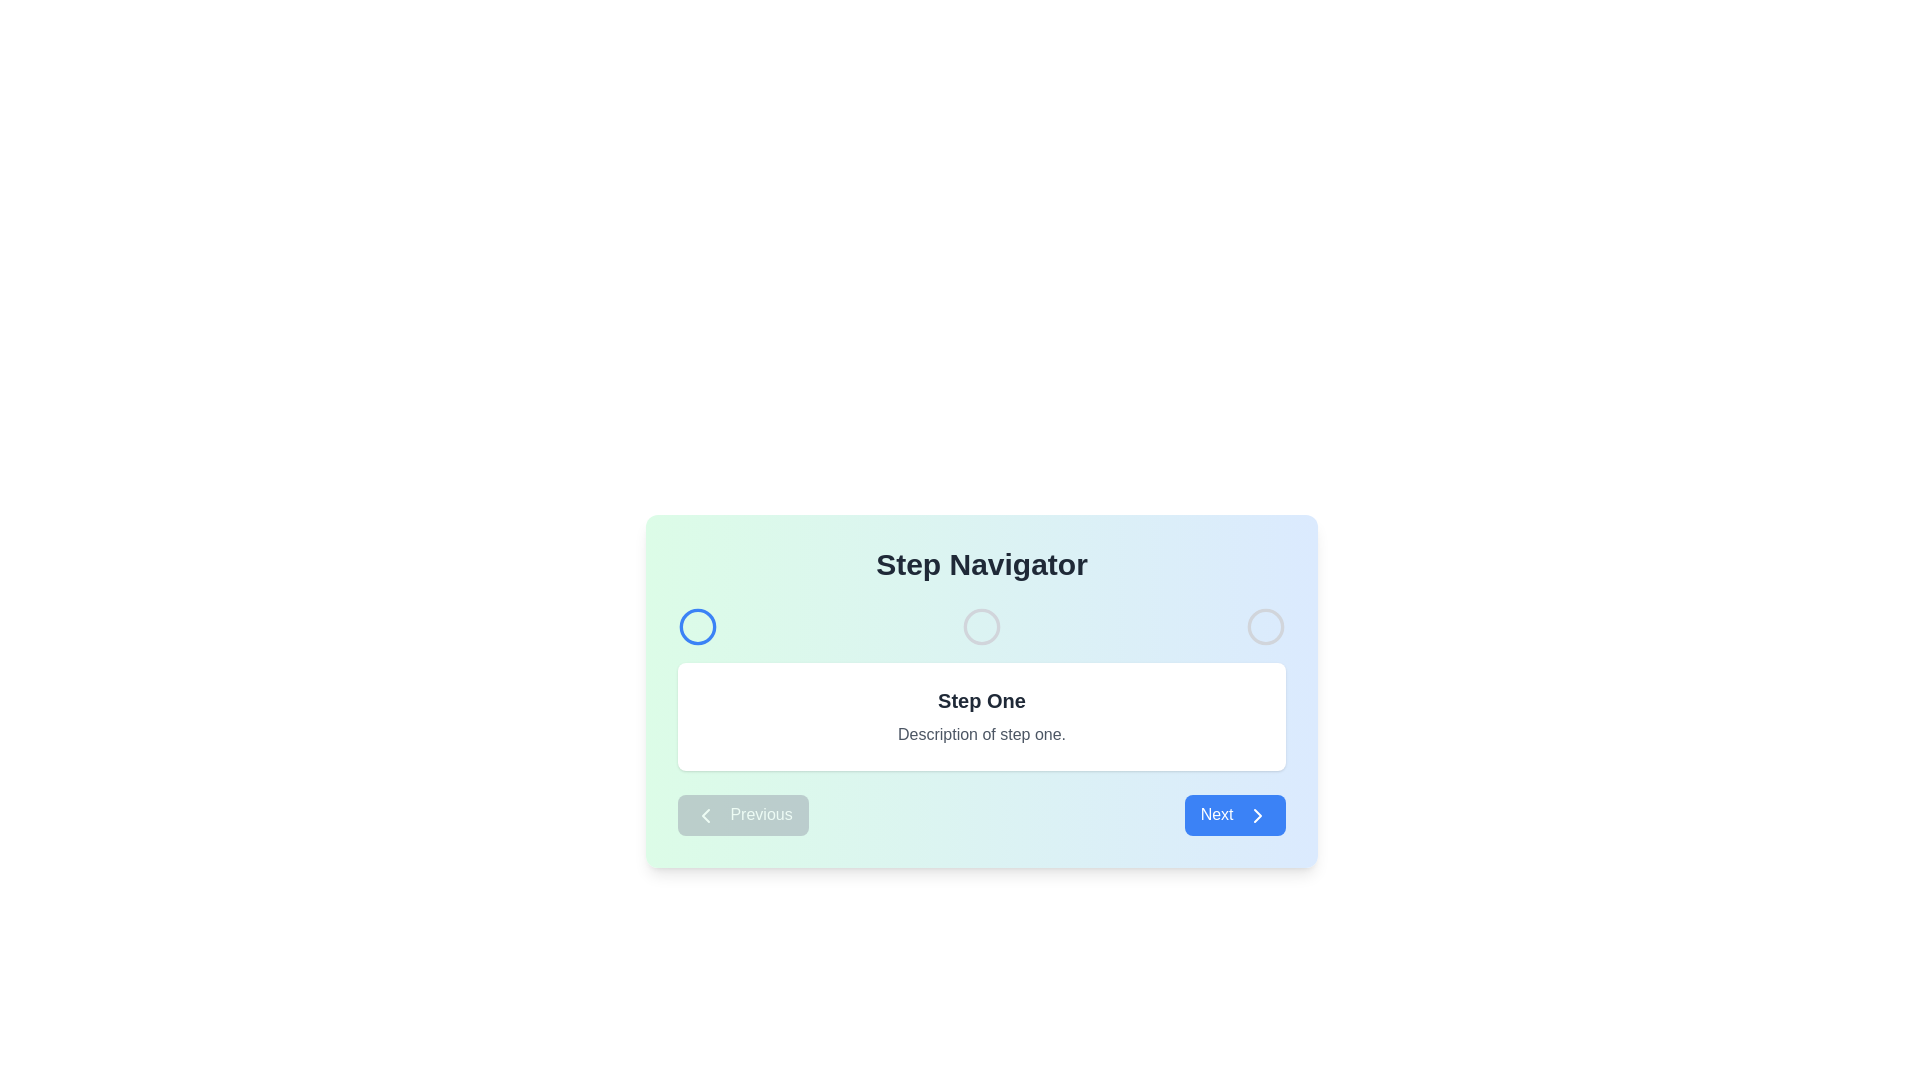 This screenshot has width=1920, height=1080. I want to click on the navigation button located at the bottom-right corner of the card interface, so click(1234, 815).